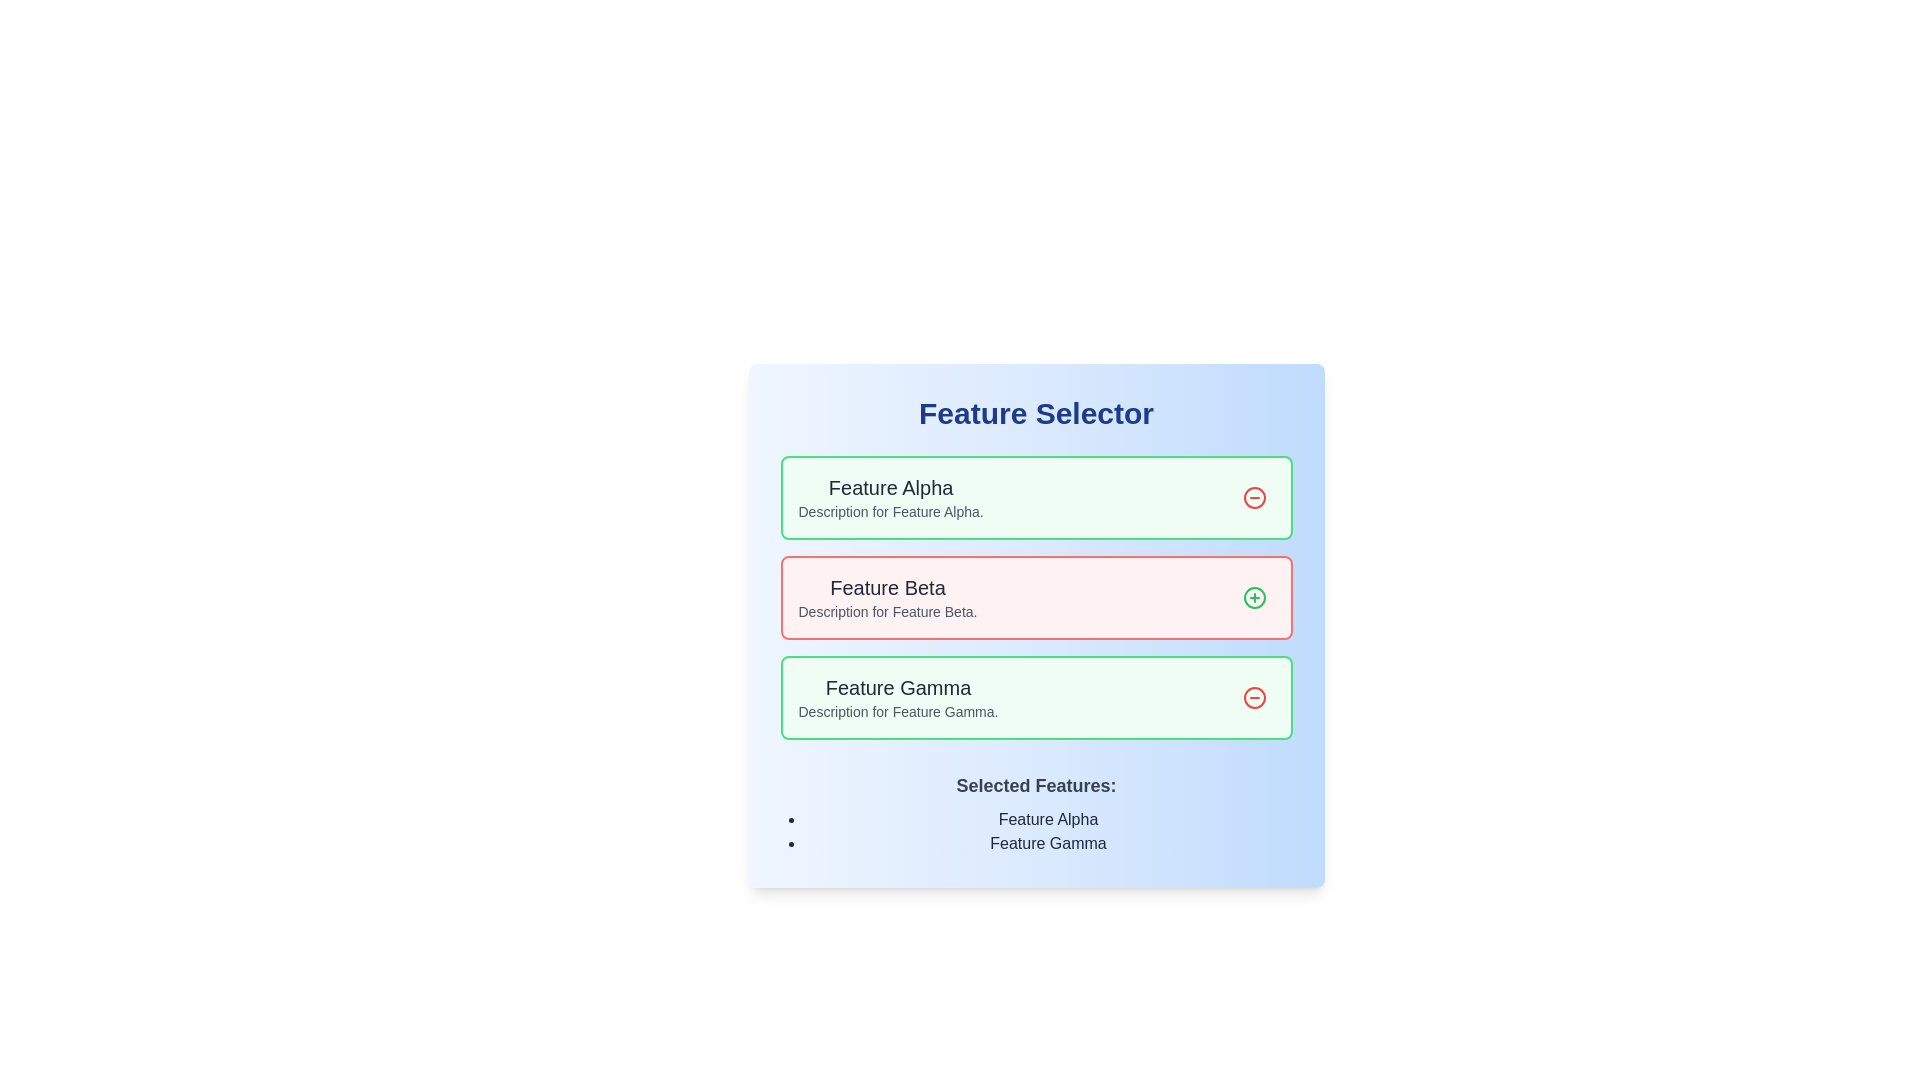  I want to click on the text display labeled 'Feature Alpha' found in the 'Selected Features' section, which is the first item in a bullet list, so click(1047, 820).